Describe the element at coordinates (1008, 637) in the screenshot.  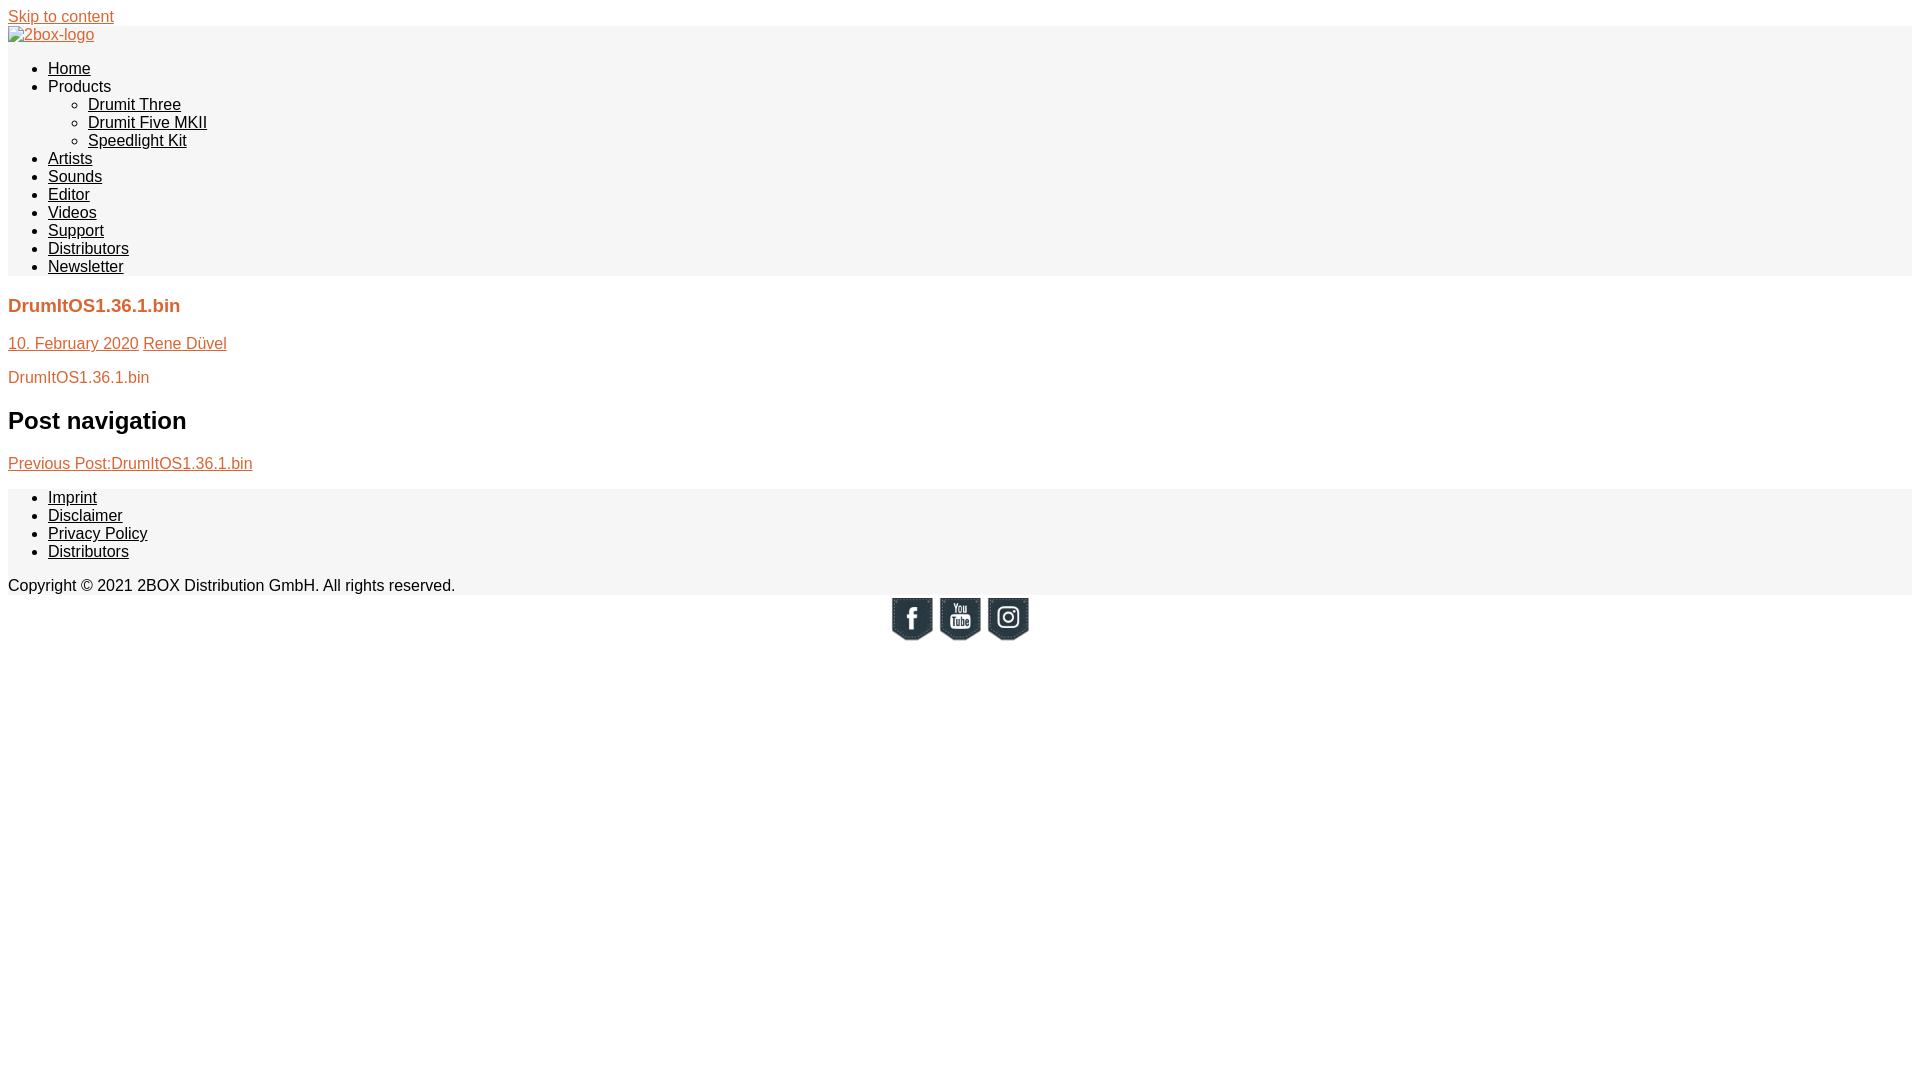
I see `'Visit Us On Instagram'` at that location.